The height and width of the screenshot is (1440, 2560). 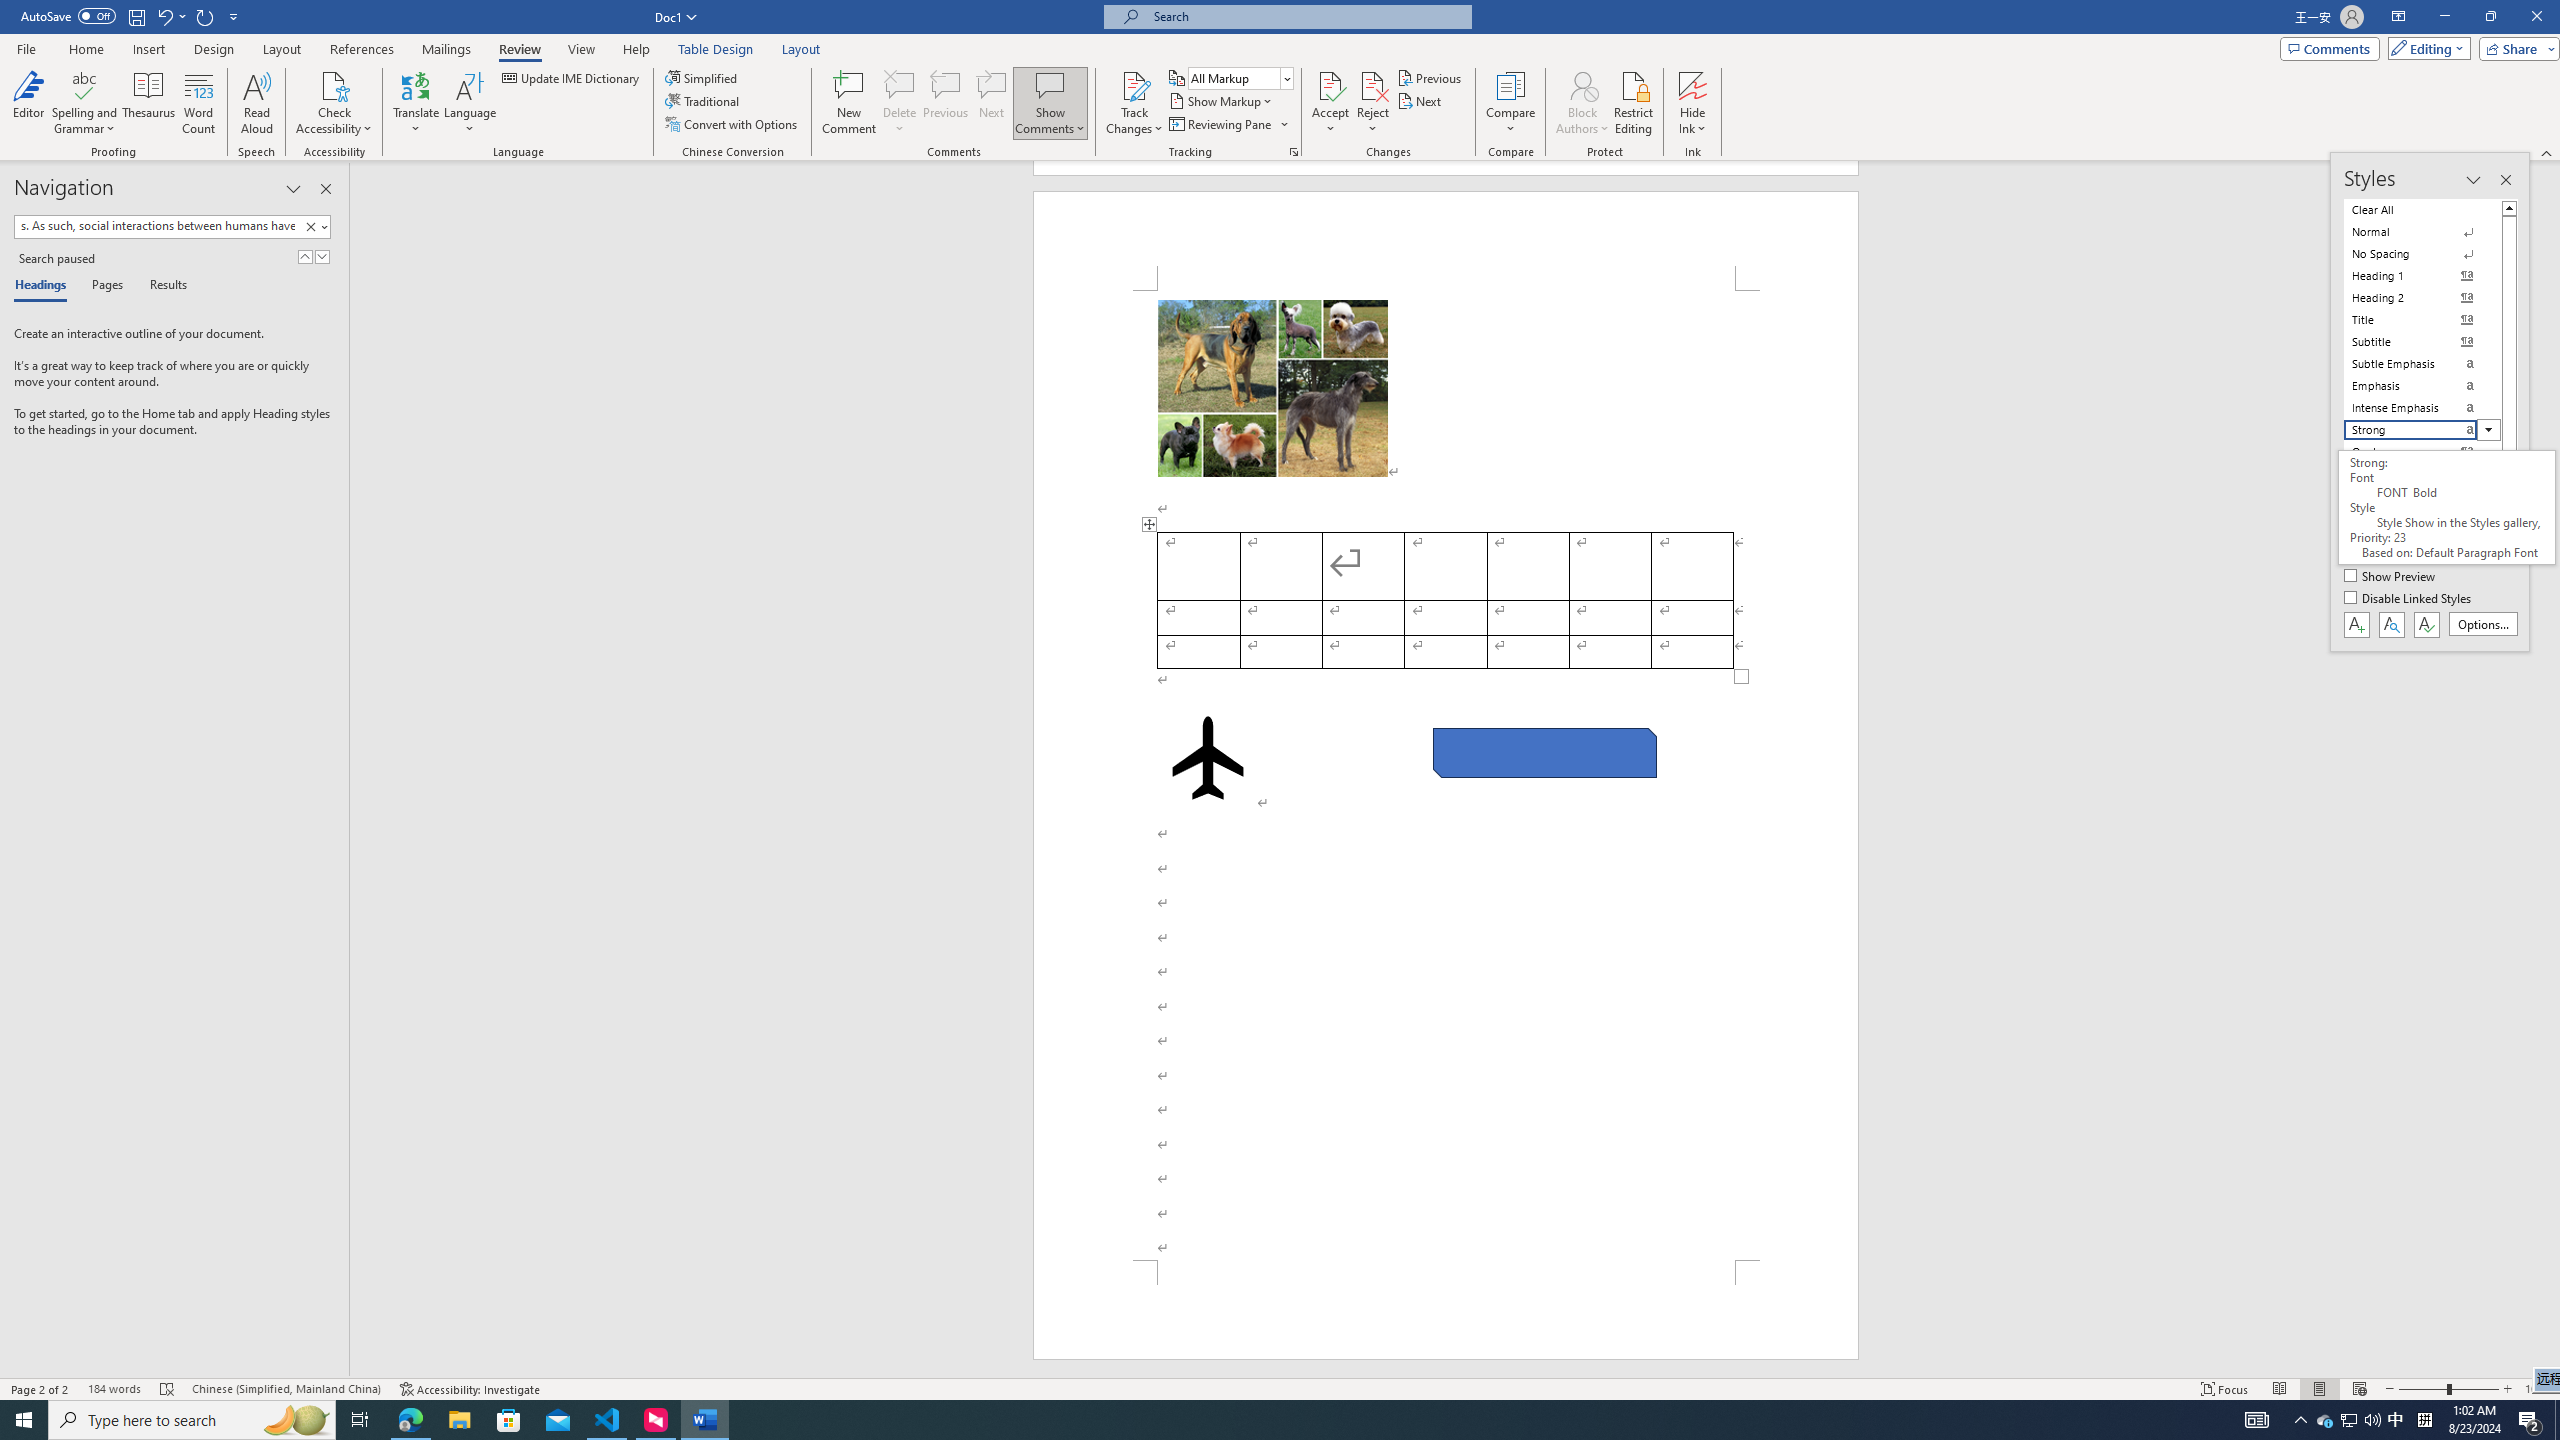 What do you see at coordinates (1222, 99) in the screenshot?
I see `'Show Markup'` at bounding box center [1222, 99].